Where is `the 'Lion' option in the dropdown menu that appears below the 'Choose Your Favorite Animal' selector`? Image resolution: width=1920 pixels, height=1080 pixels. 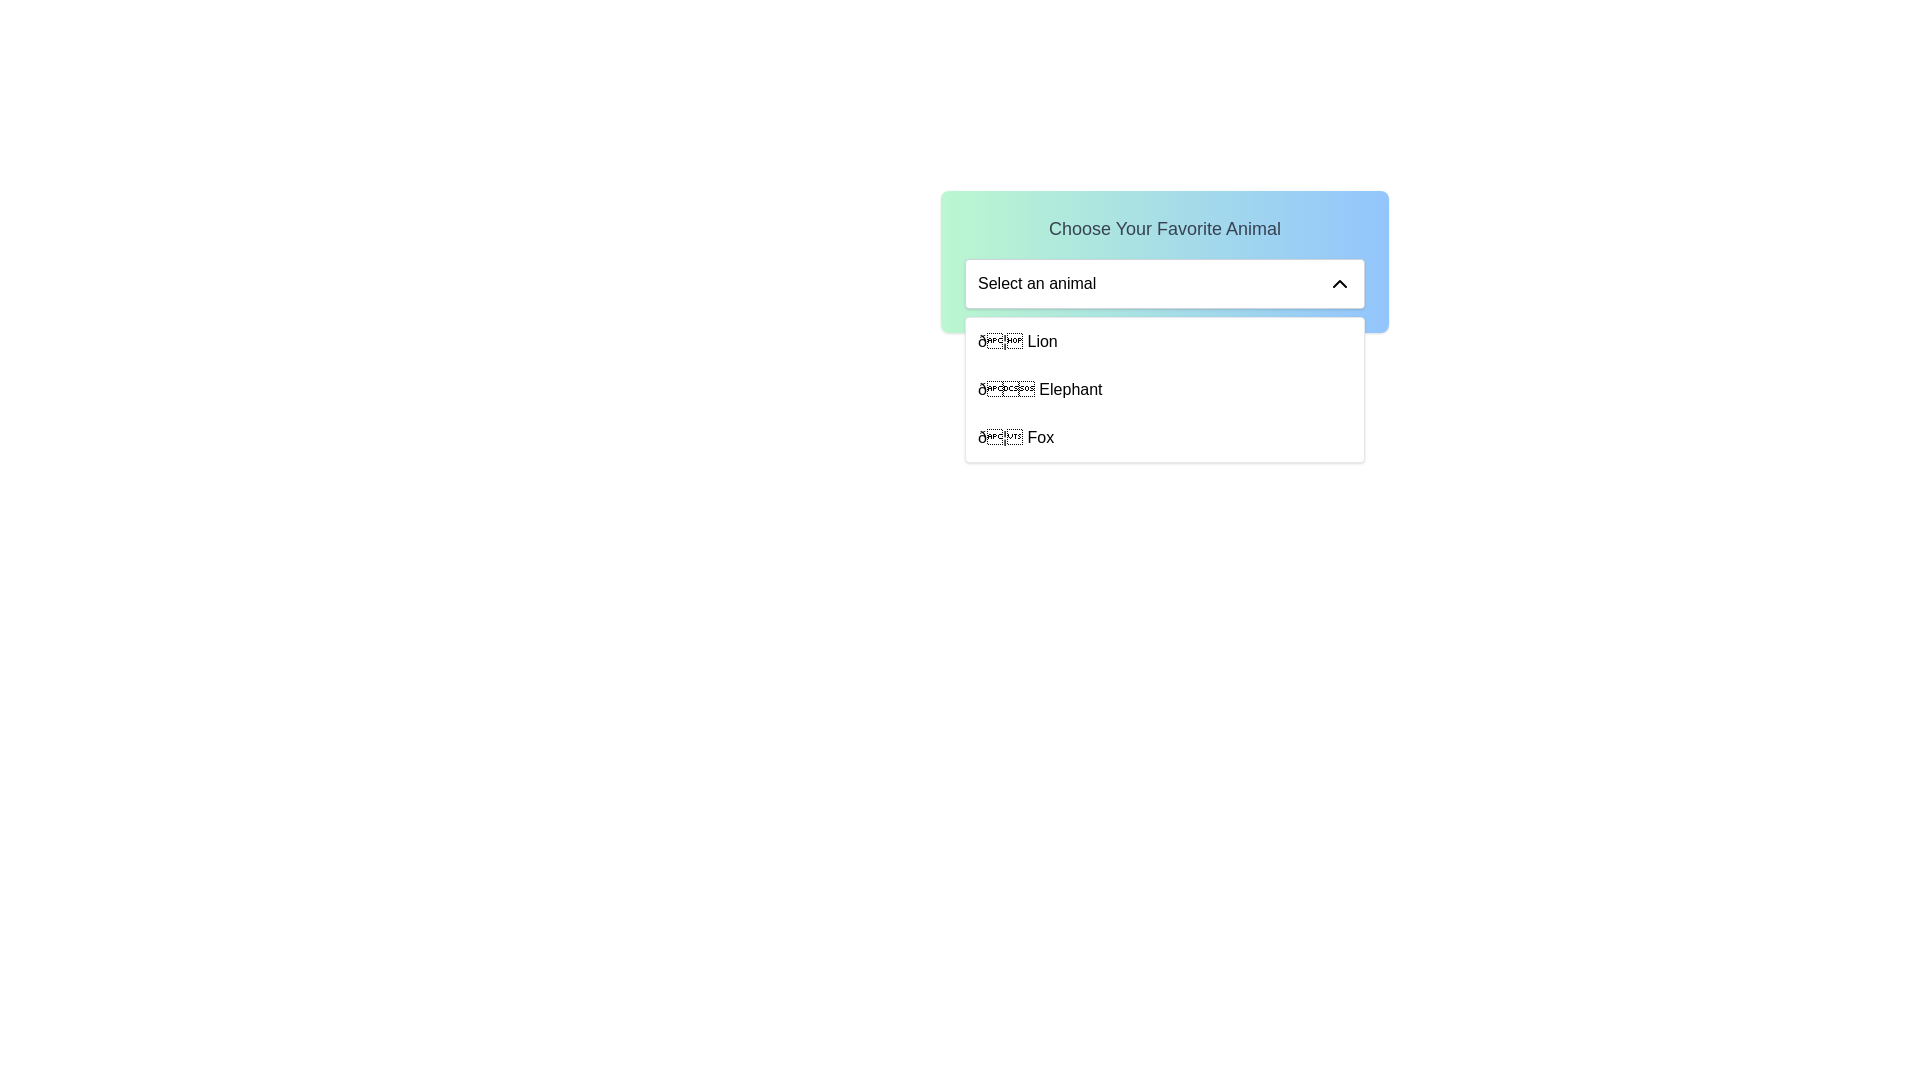
the 'Lion' option in the dropdown menu that appears below the 'Choose Your Favorite Animal' selector is located at coordinates (1017, 341).